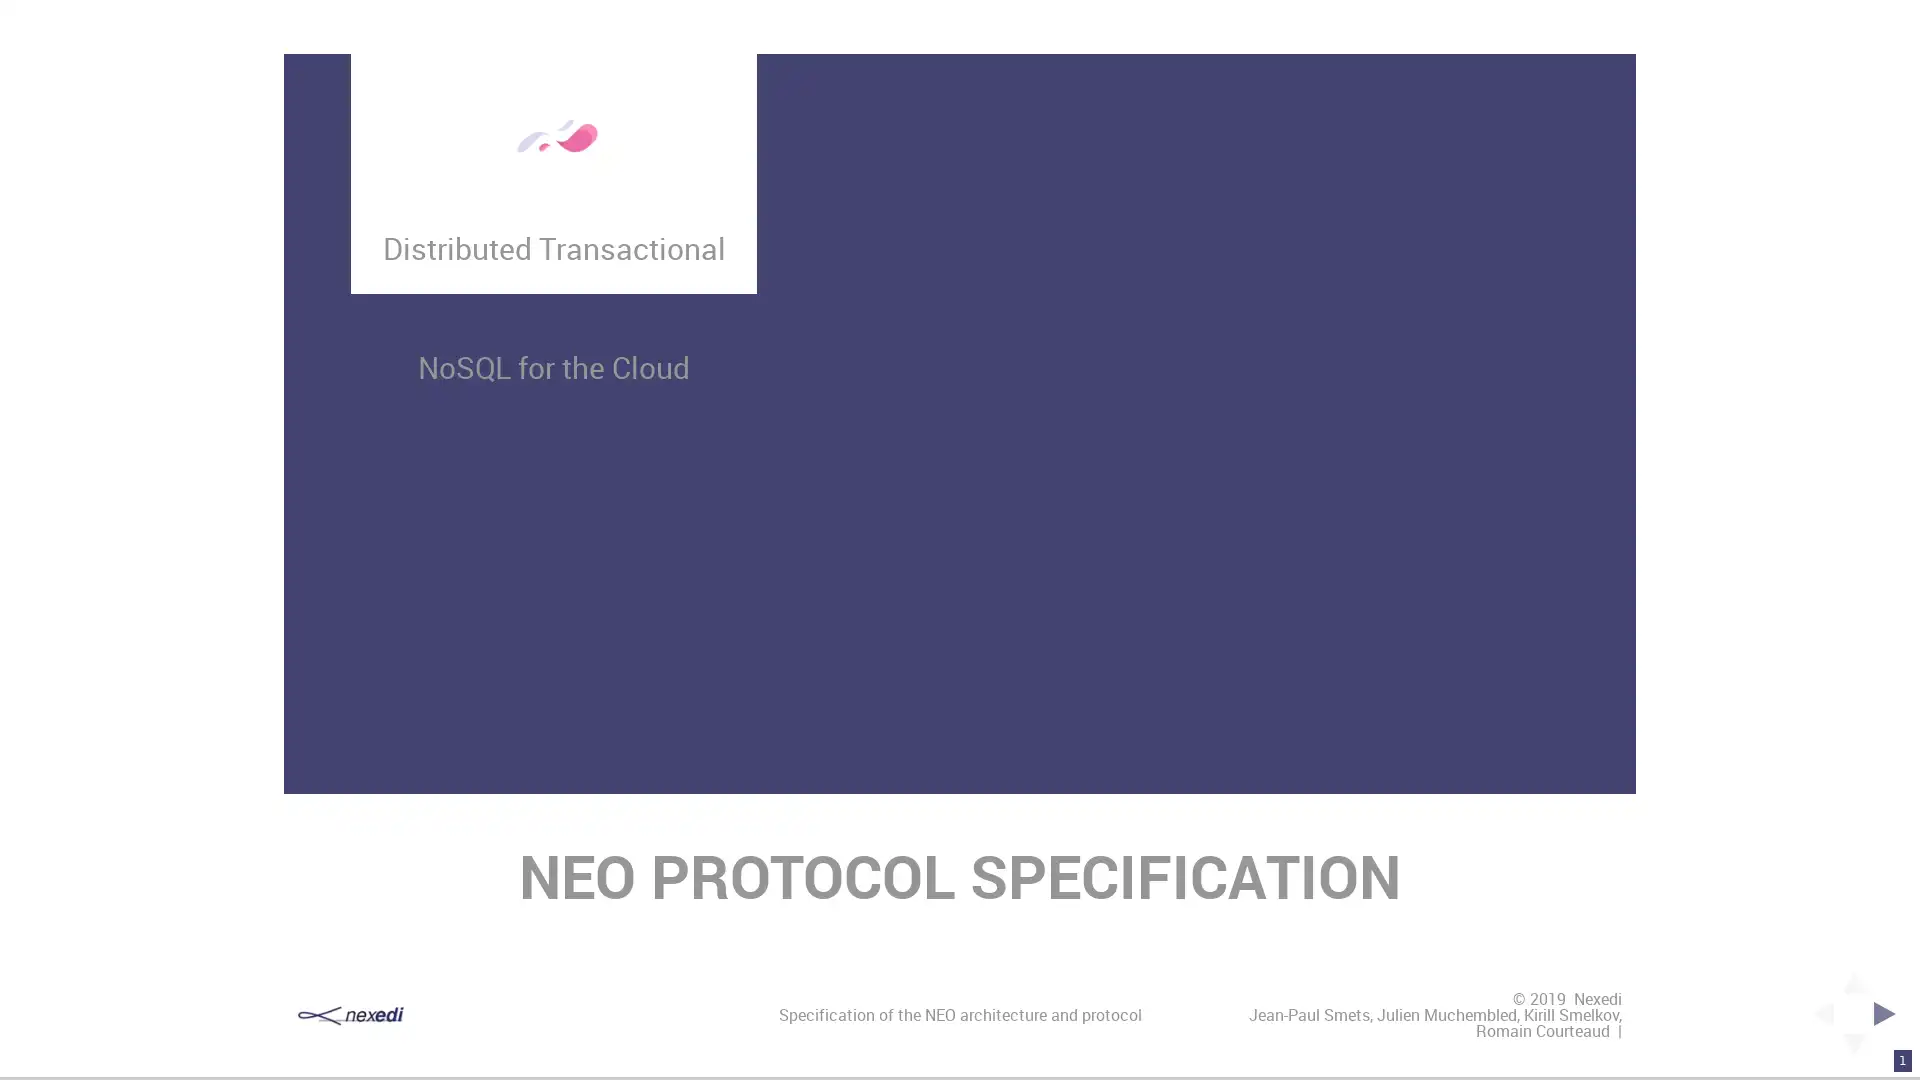 The image size is (1920, 1080). Describe the element at coordinates (1852, 1049) in the screenshot. I see `below slide` at that location.